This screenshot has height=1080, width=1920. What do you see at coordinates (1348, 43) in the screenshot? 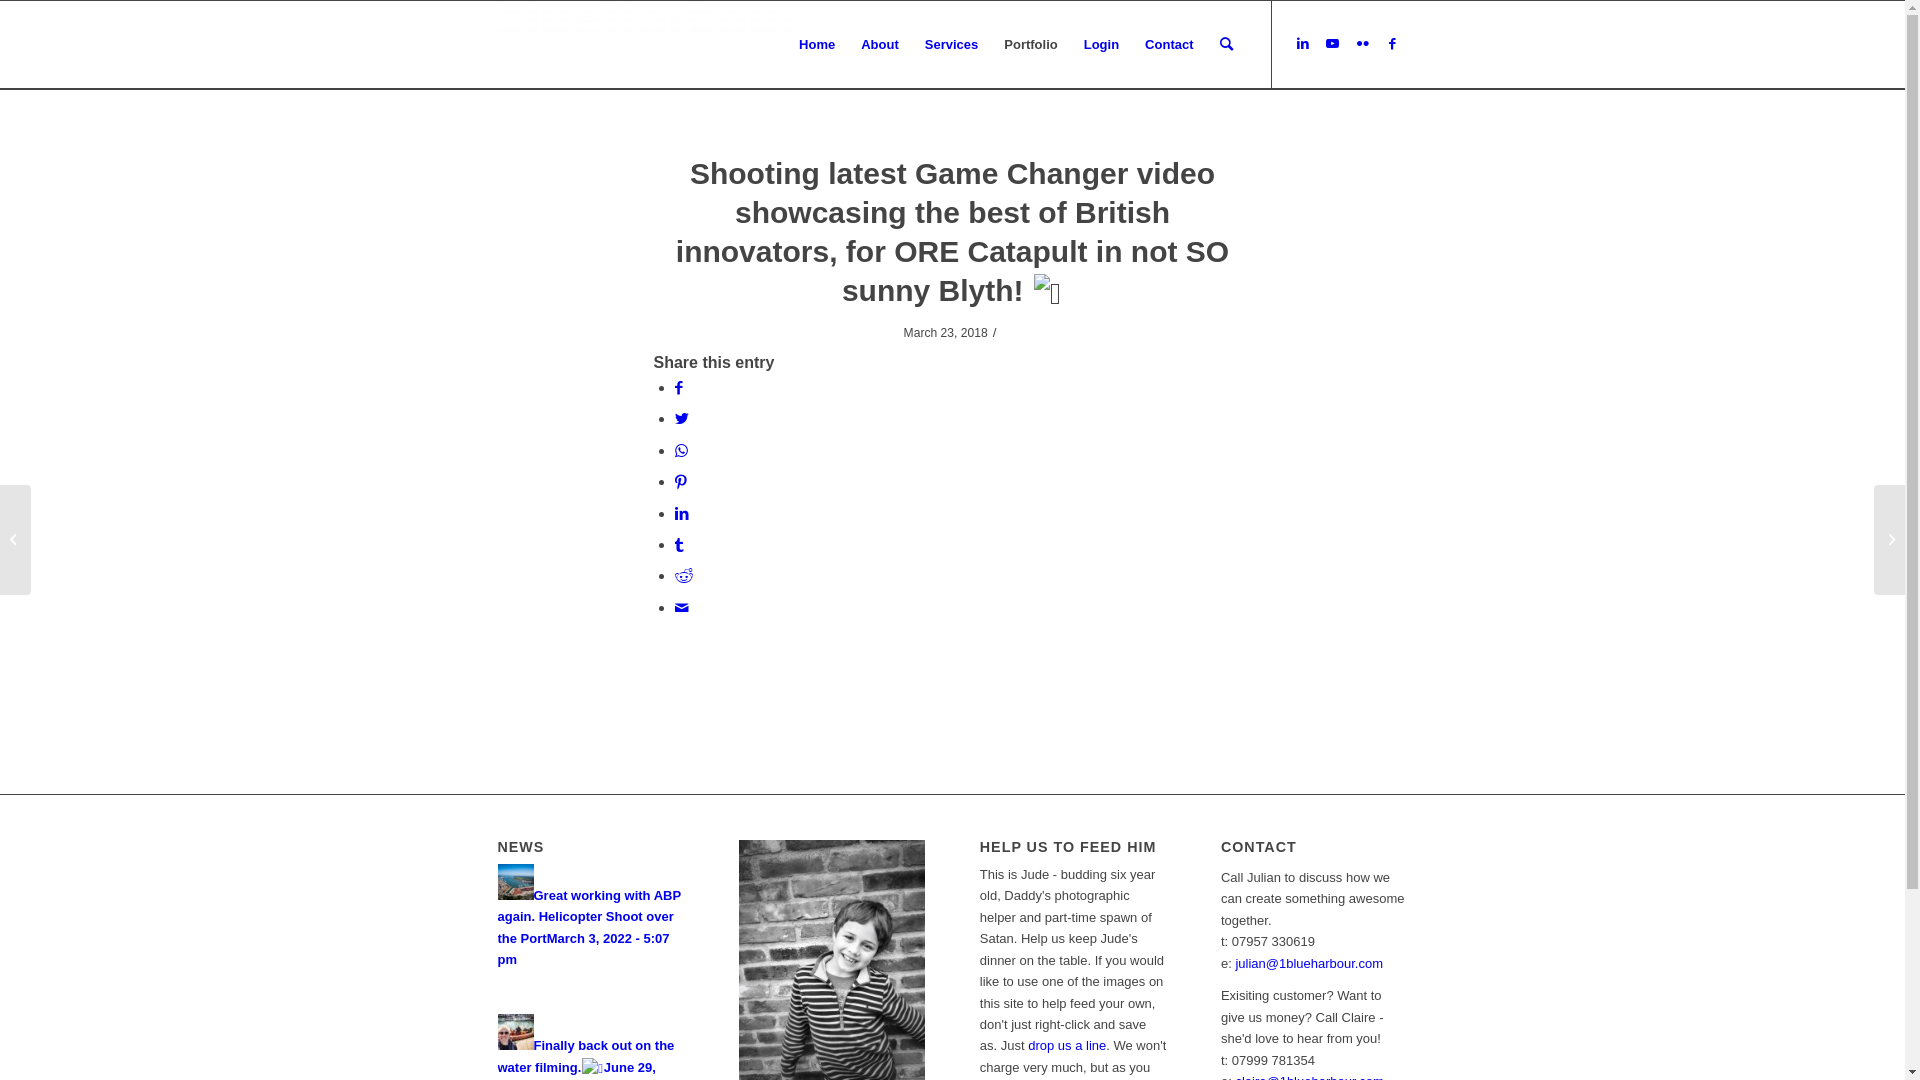
I see `'Flickr'` at bounding box center [1348, 43].